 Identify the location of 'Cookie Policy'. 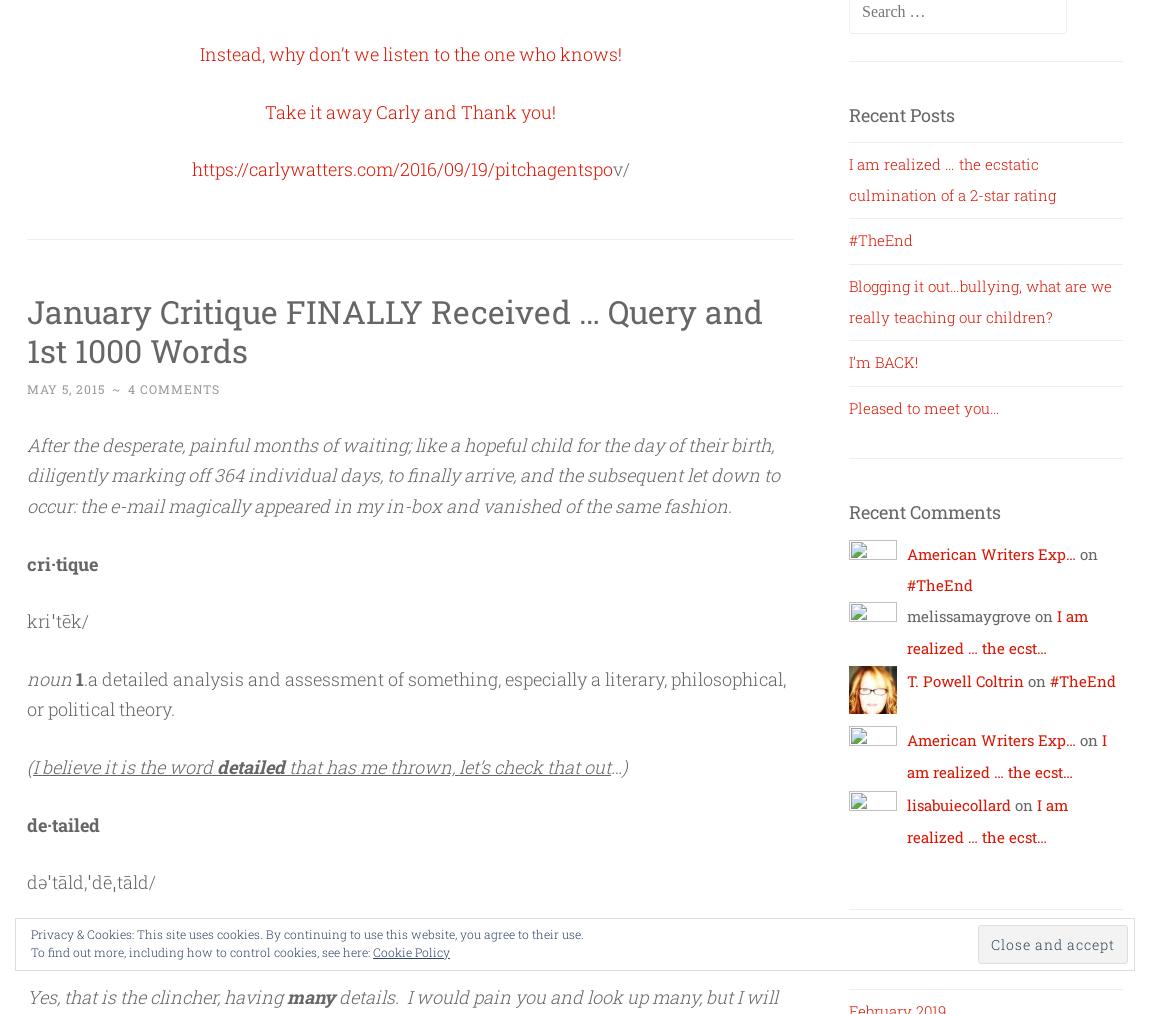
(372, 952).